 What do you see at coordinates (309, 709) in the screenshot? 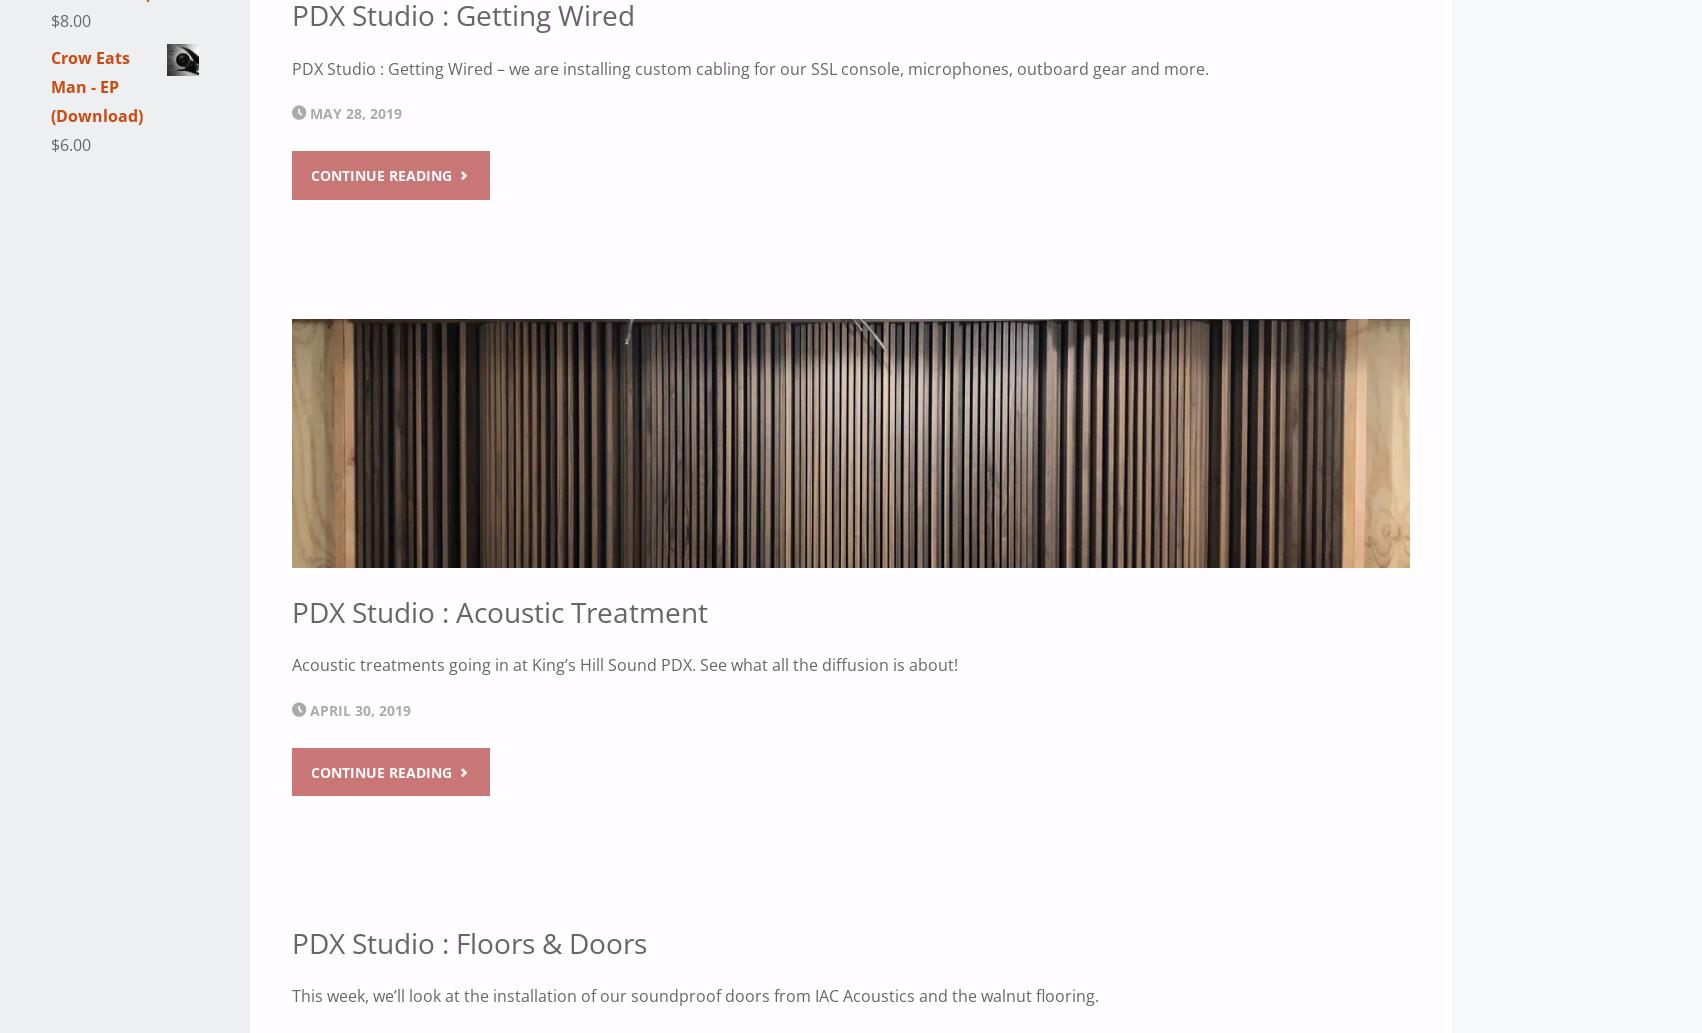
I see `'April 30, 2019'` at bounding box center [309, 709].